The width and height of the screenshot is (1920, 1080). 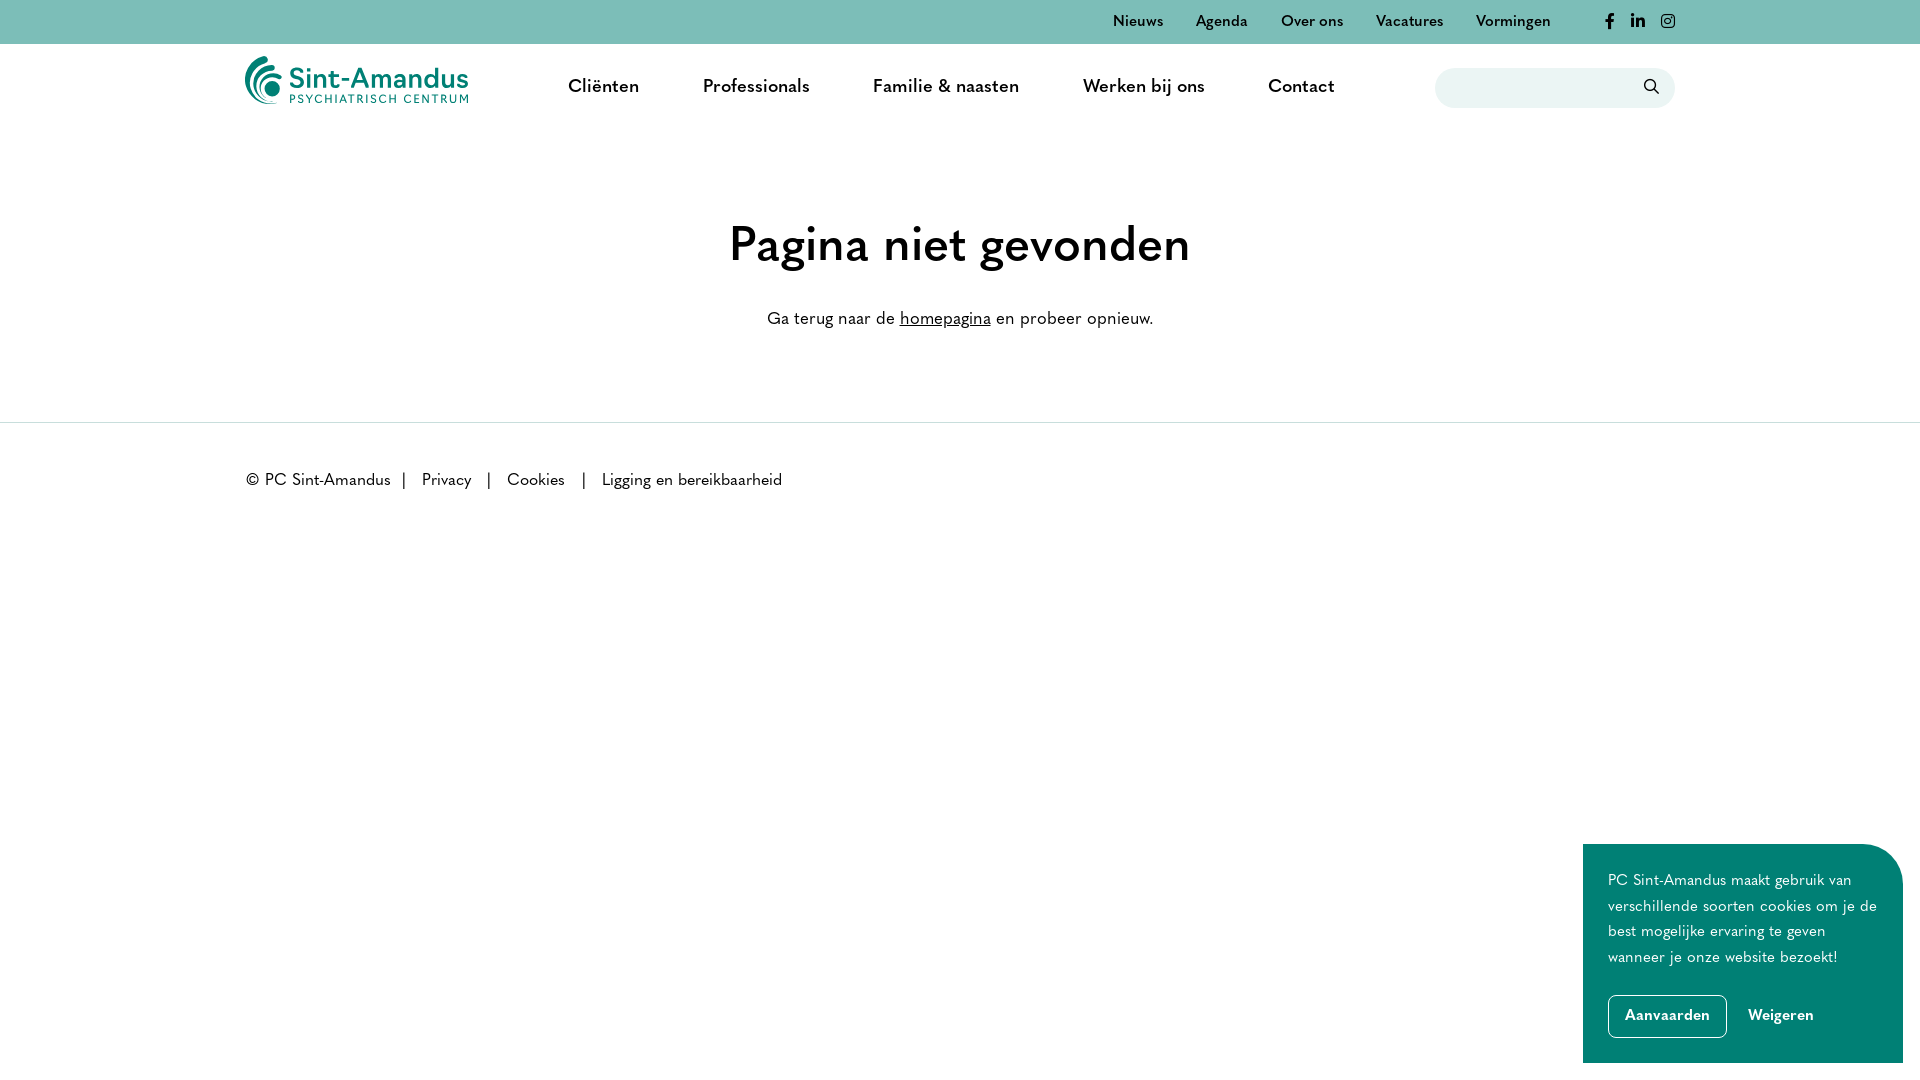 I want to click on 'Vormingen', so click(x=1476, y=22).